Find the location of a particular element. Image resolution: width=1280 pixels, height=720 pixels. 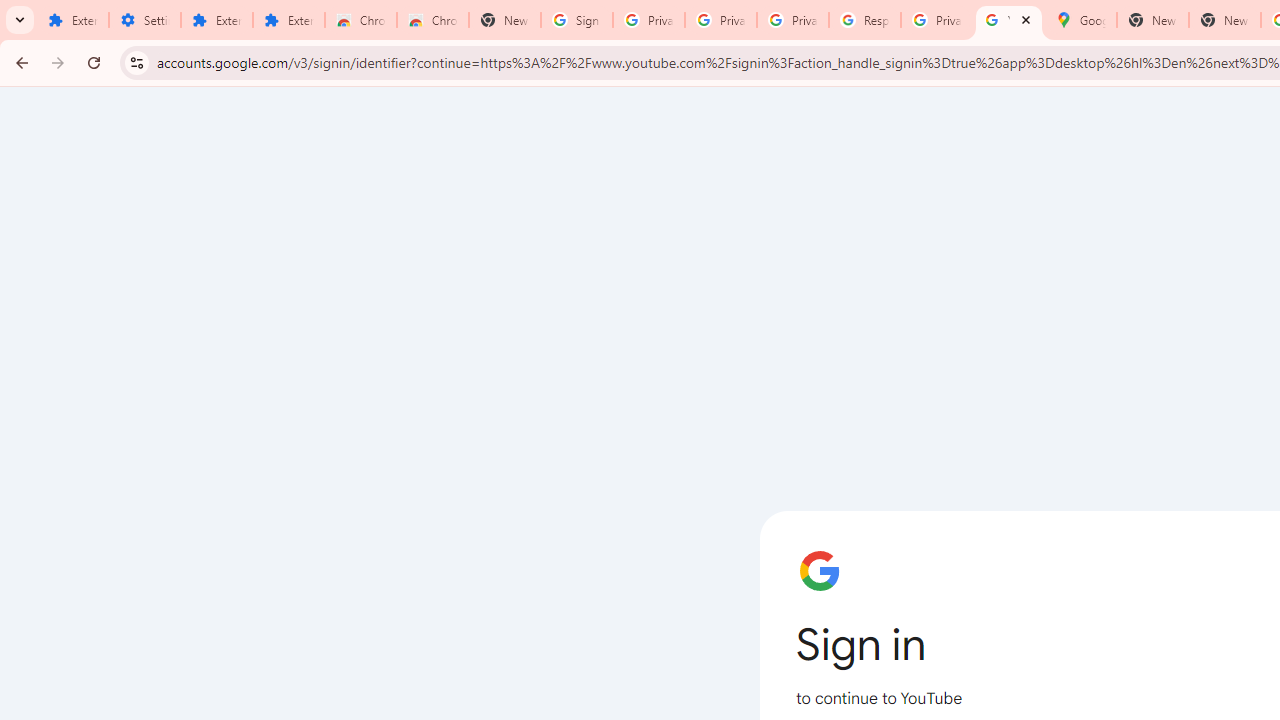

'Google Maps' is located at coordinates (1079, 20).